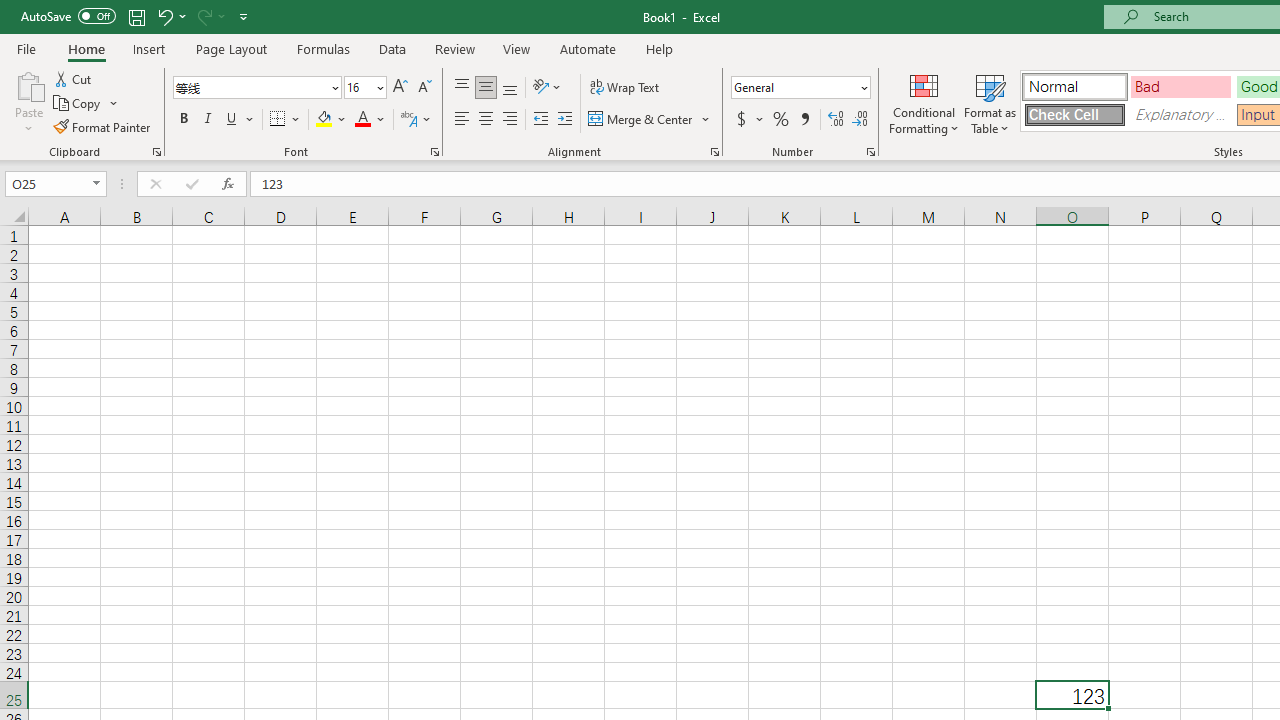 The width and height of the screenshot is (1280, 720). Describe the element at coordinates (624, 86) in the screenshot. I see `'Wrap Text'` at that location.